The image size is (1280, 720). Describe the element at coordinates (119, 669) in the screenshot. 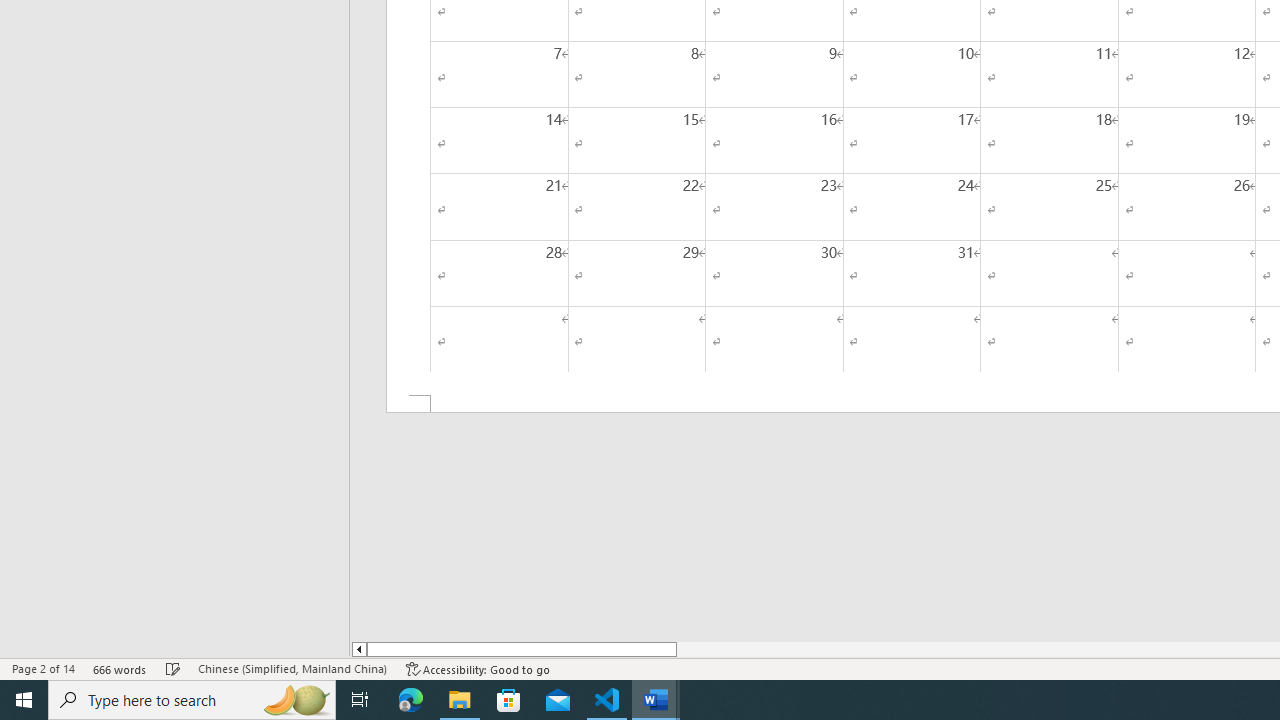

I see `'Word Count 666 words'` at that location.